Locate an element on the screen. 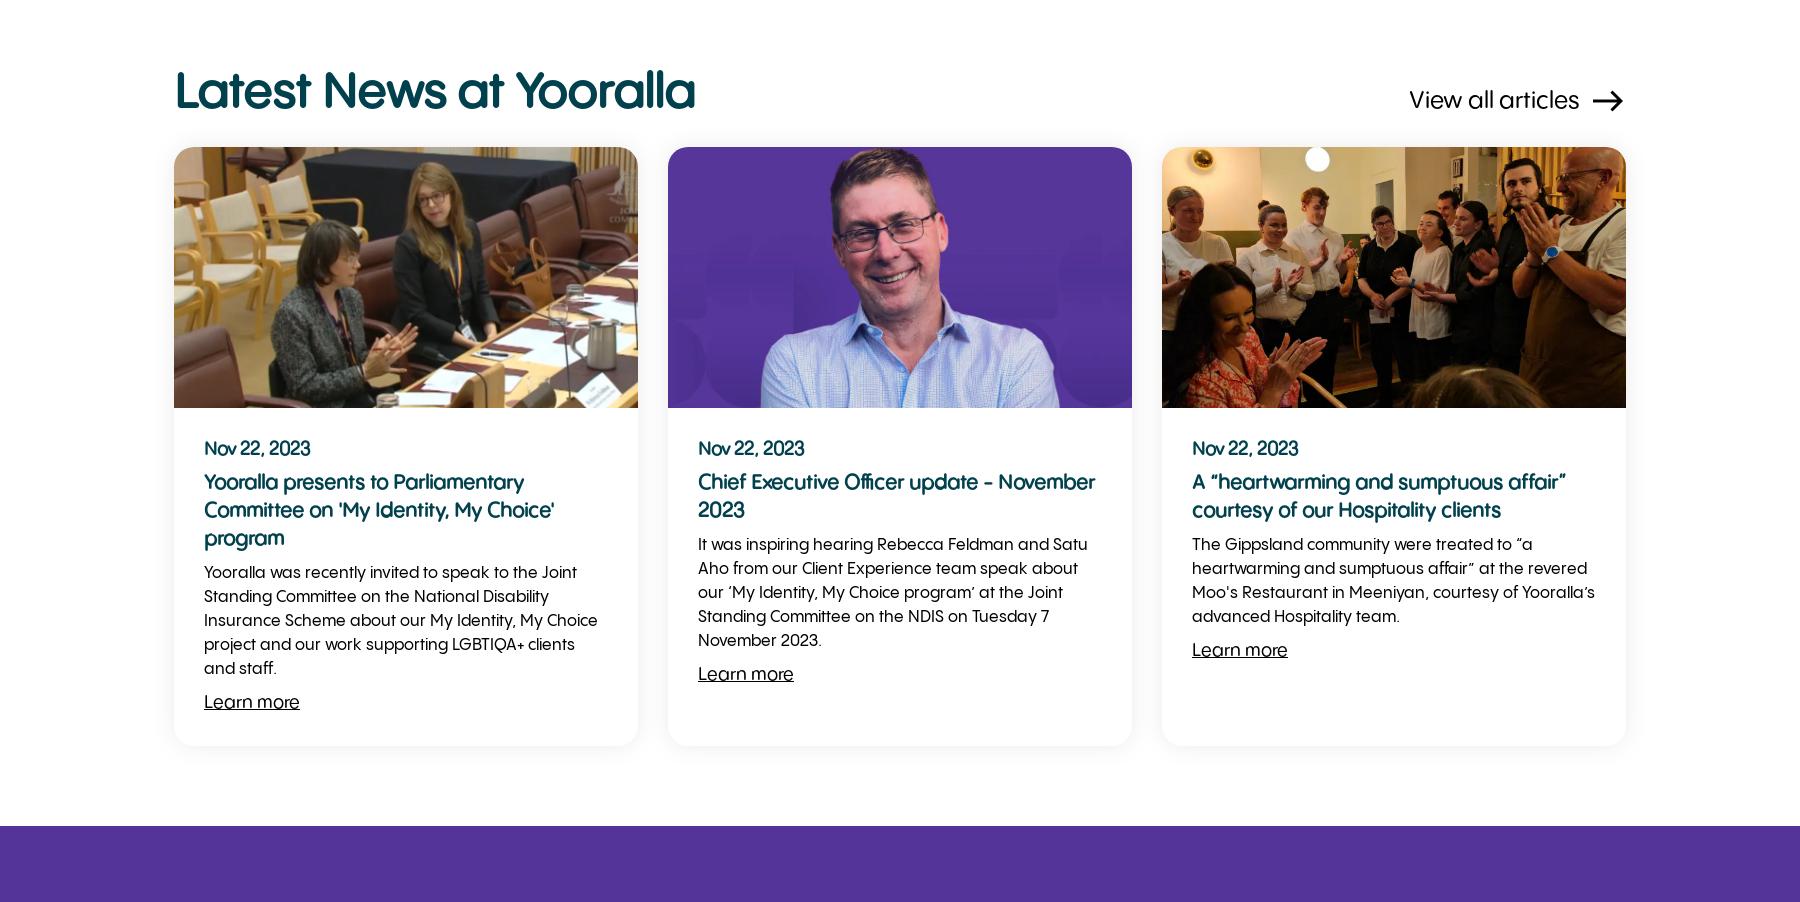 The height and width of the screenshot is (902, 1800). 'Yooralla presents to Parliamentary Committee on 'My Identity, My Choice' program' is located at coordinates (379, 510).